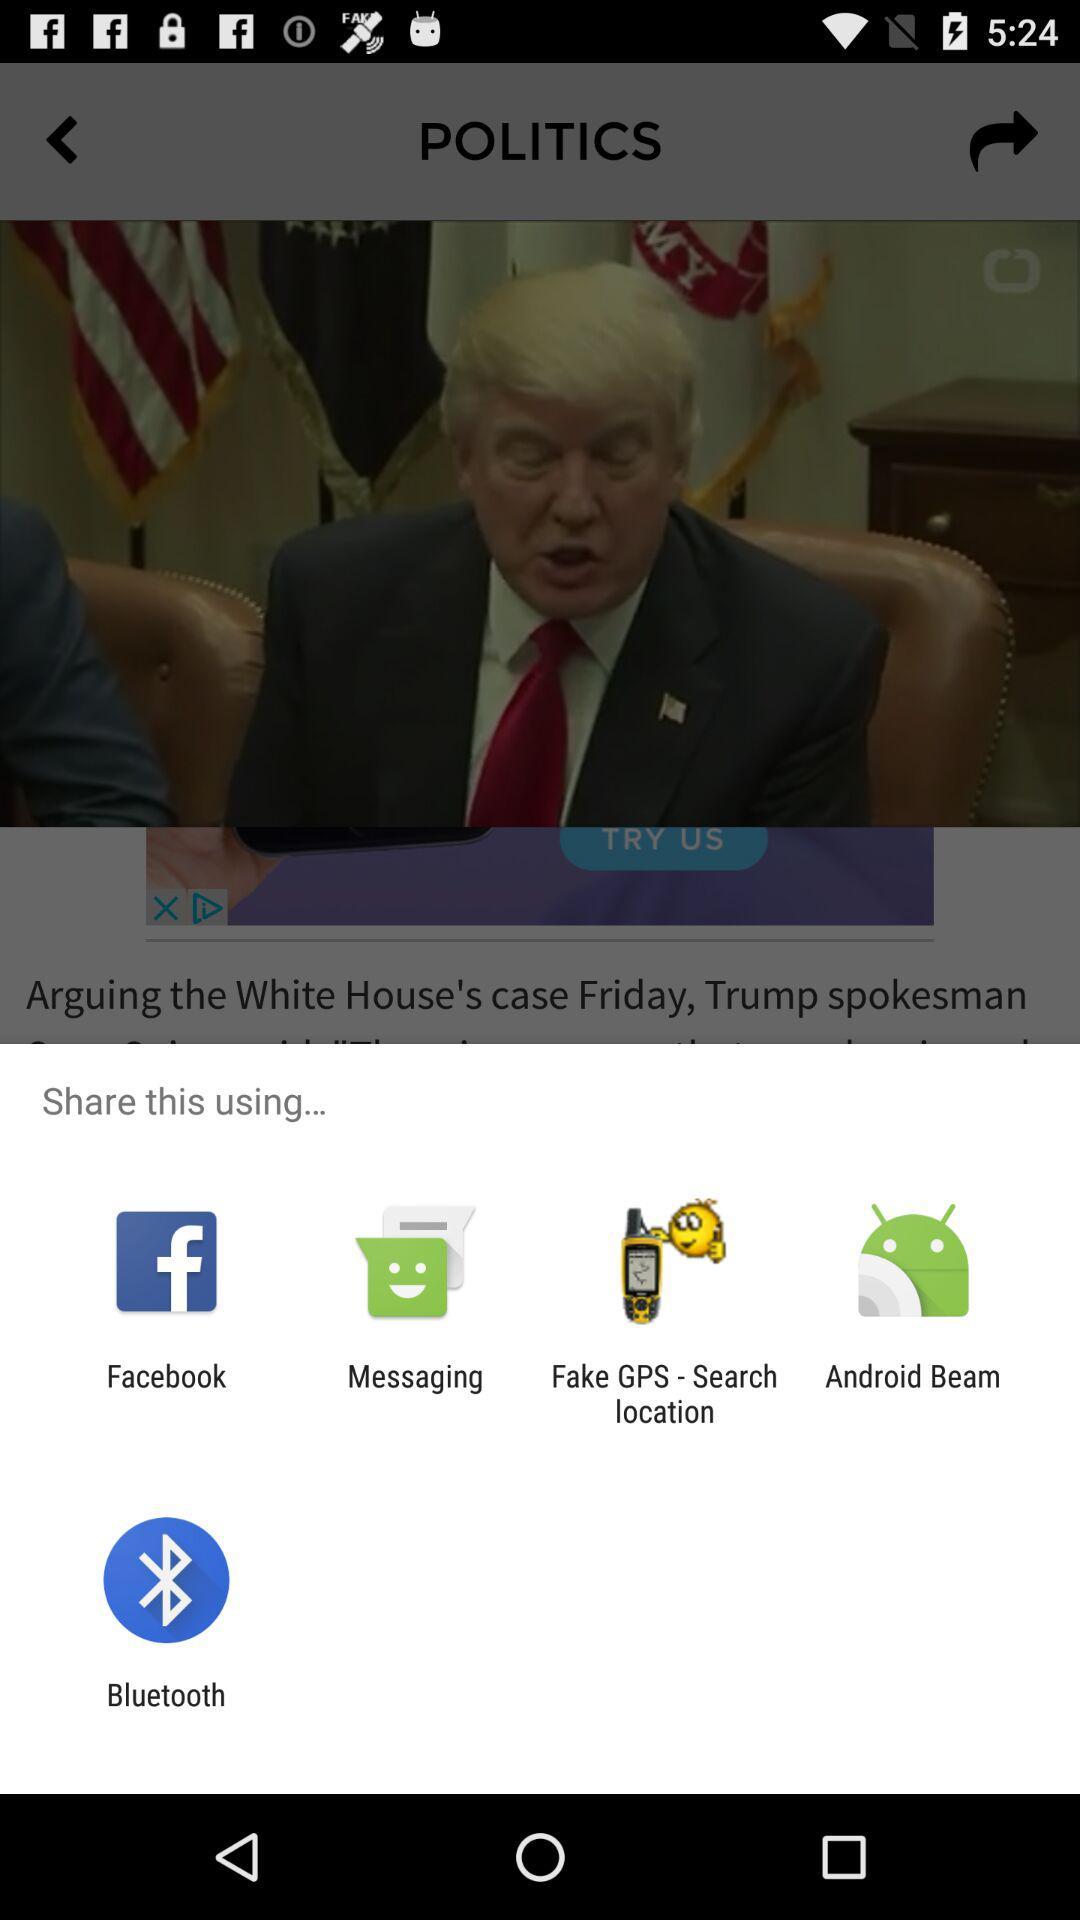 The image size is (1080, 1920). I want to click on the messaging icon, so click(414, 1392).